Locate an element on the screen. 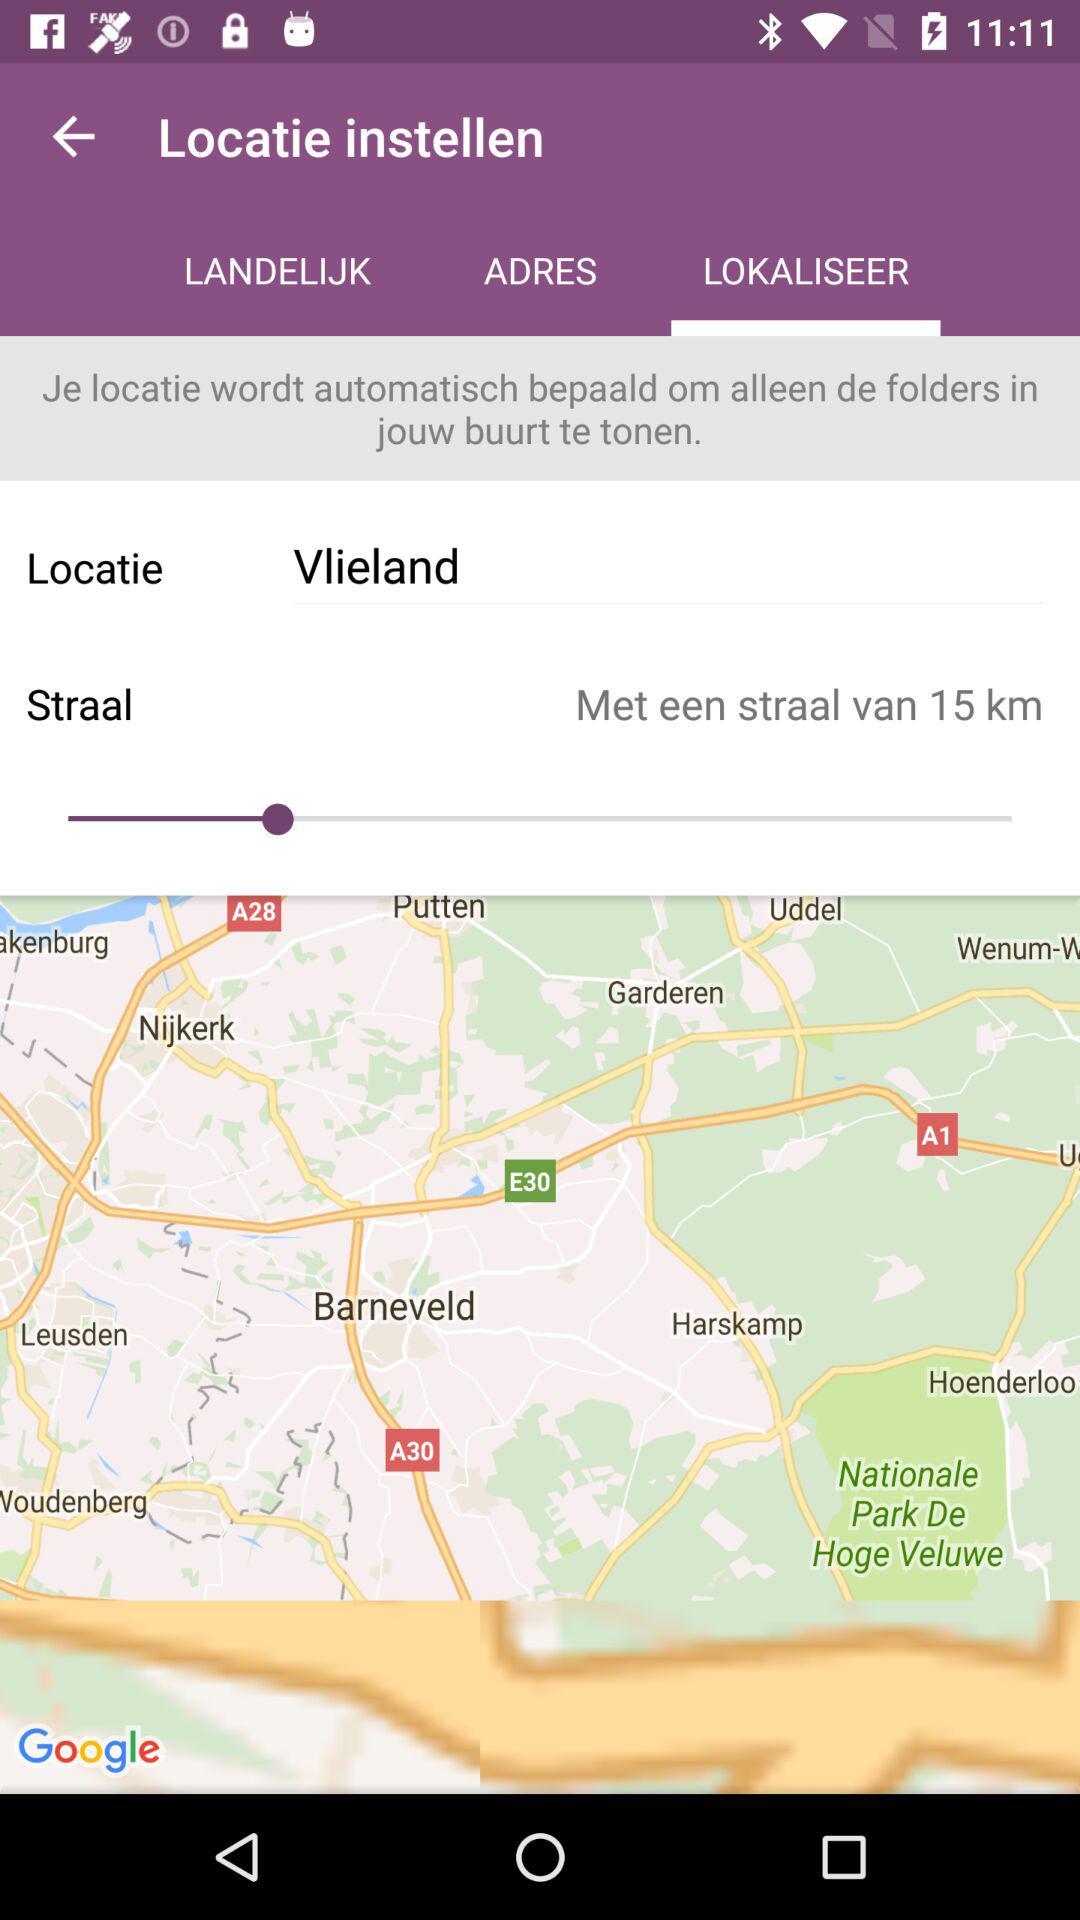 Image resolution: width=1080 pixels, height=1920 pixels. icon above the landelijk item is located at coordinates (72, 135).